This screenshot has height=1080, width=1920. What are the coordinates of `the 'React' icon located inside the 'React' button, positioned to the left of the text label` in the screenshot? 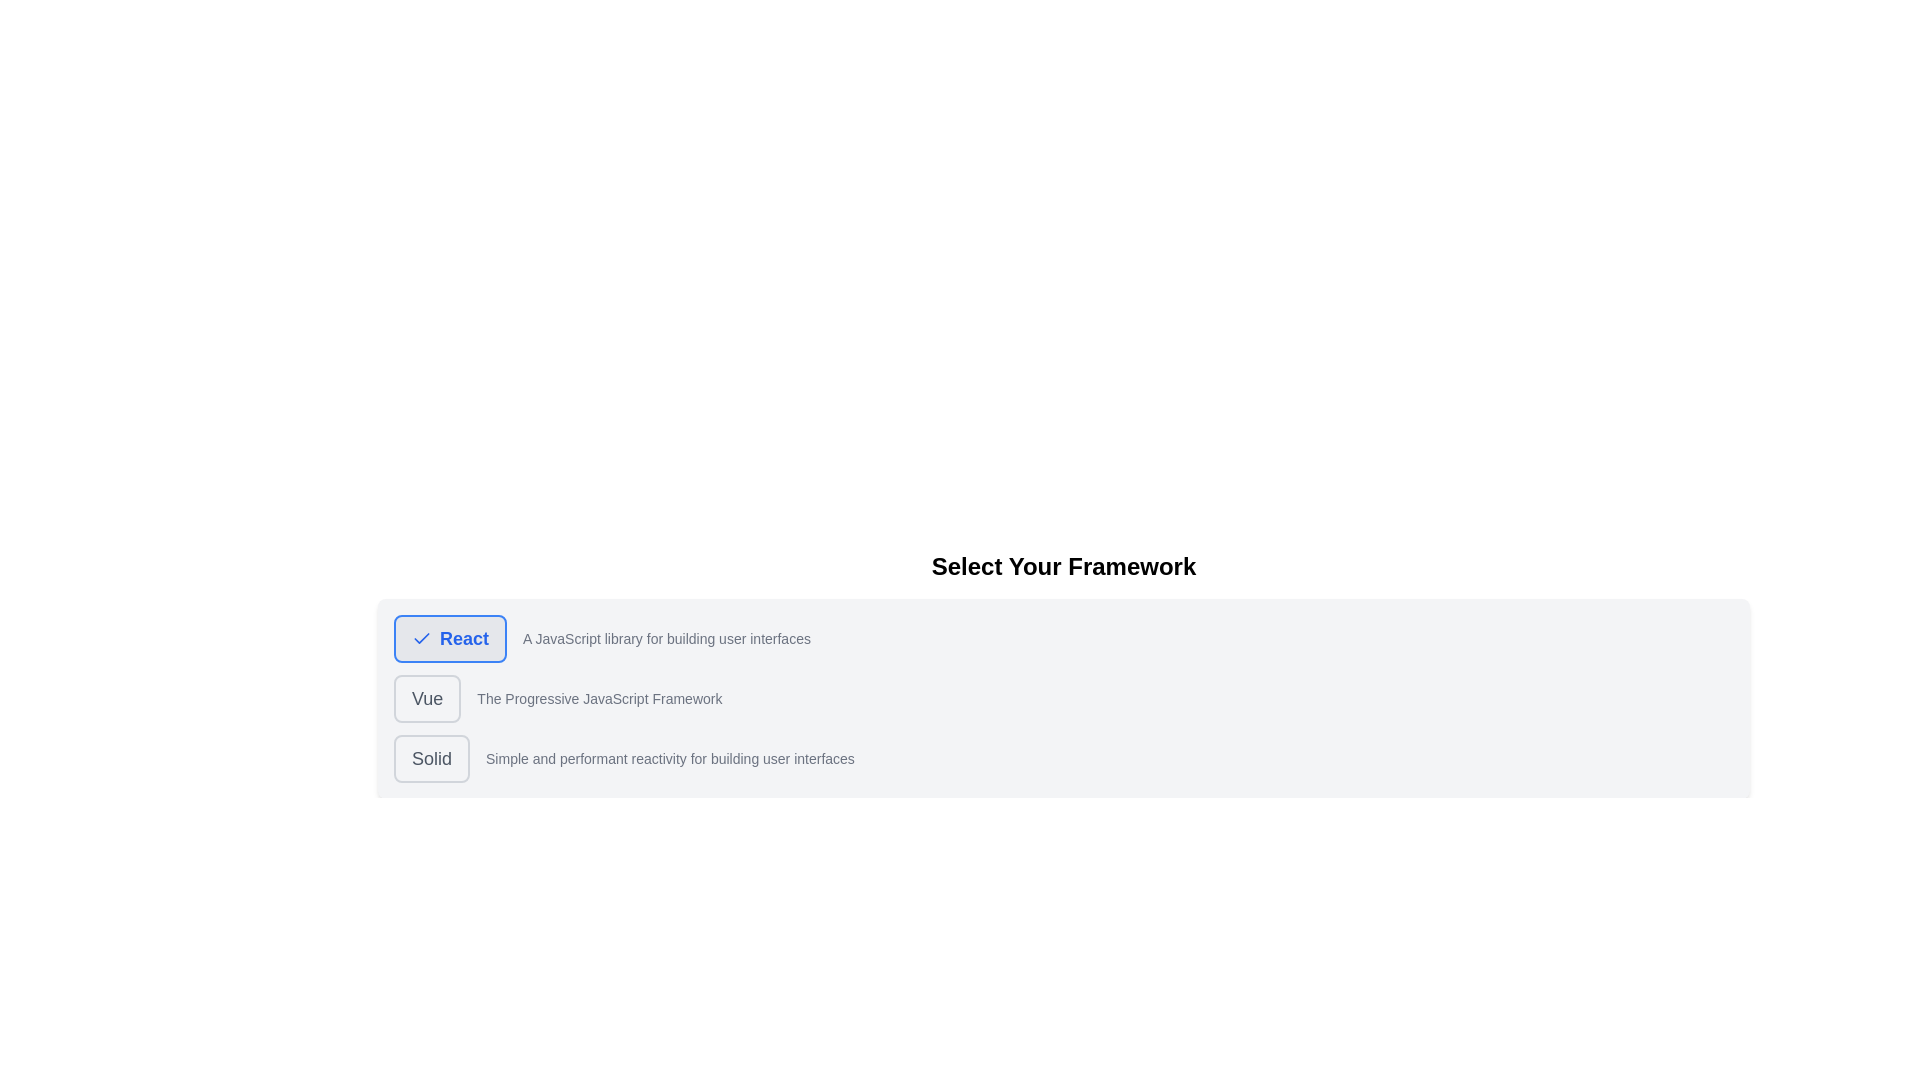 It's located at (421, 639).